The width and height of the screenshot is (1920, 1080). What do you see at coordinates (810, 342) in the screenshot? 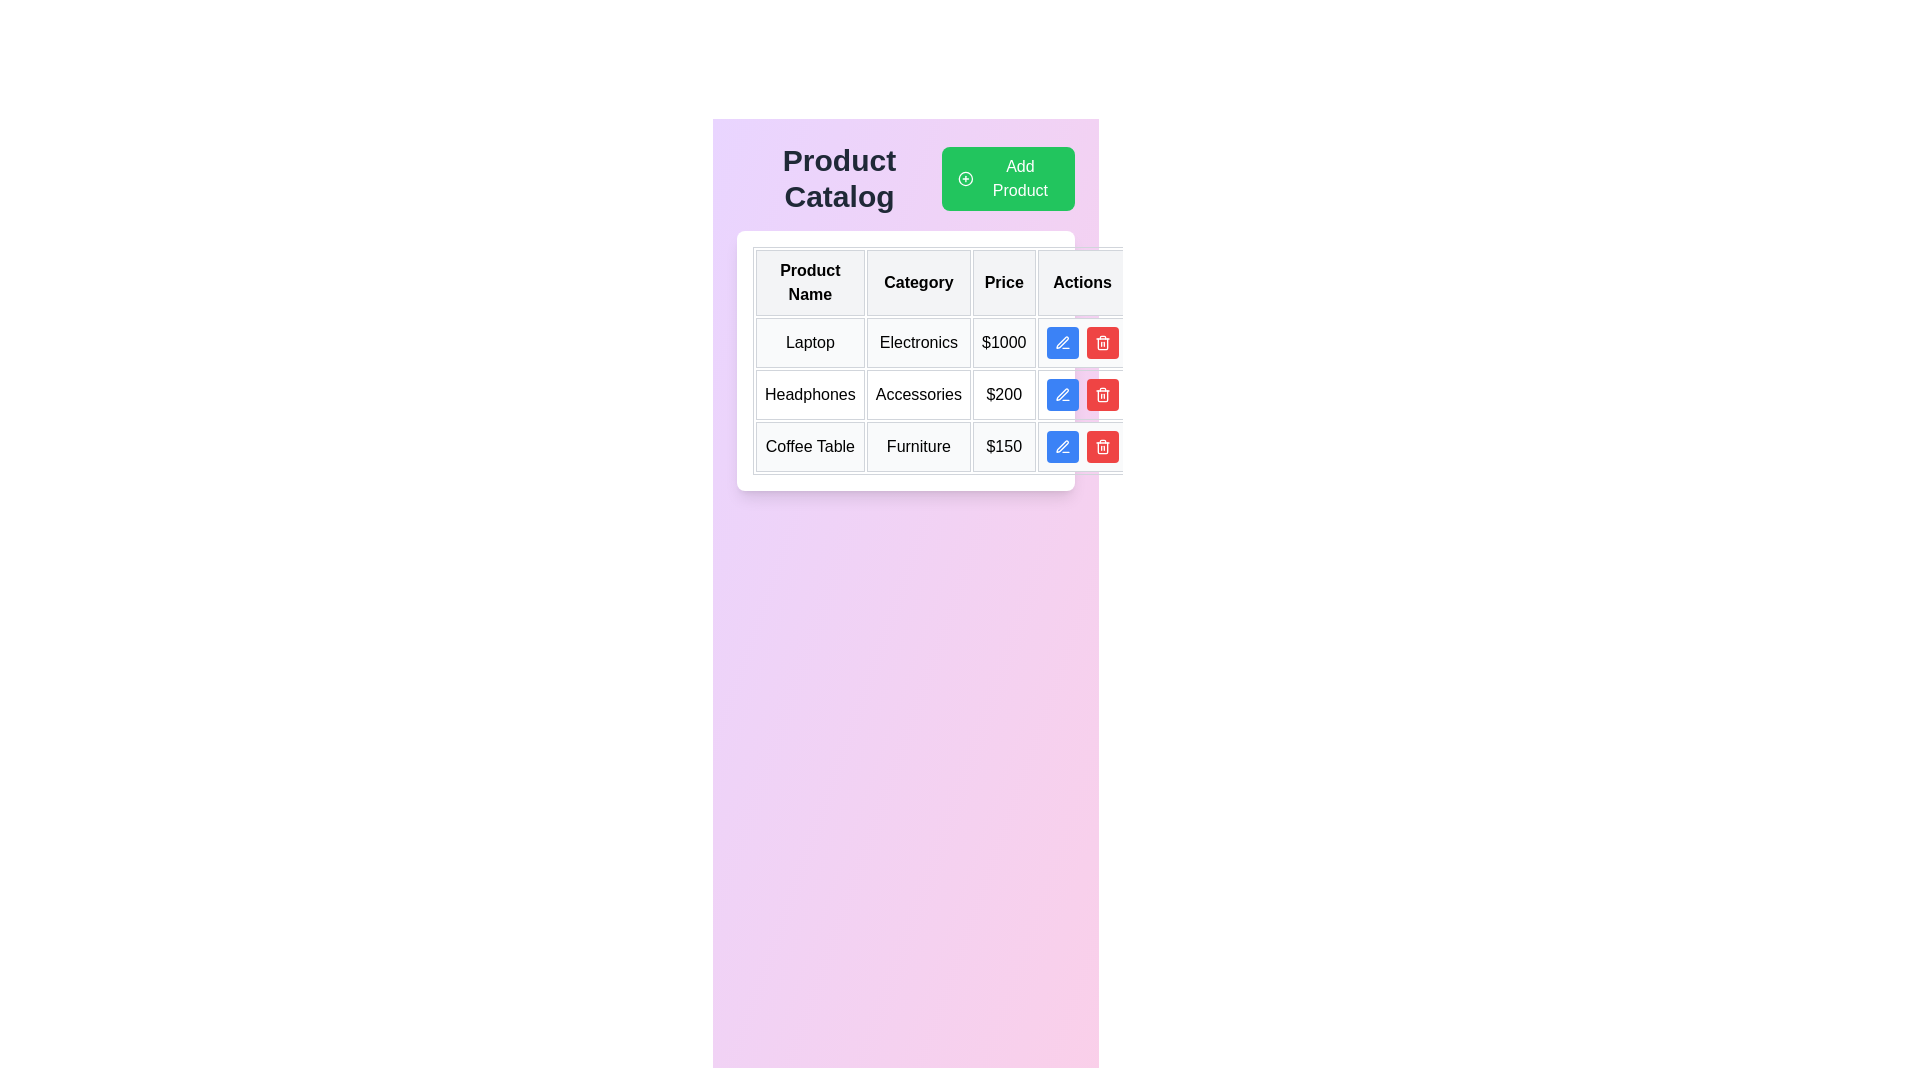
I see `the Text label displaying the product name 'Laptop' in the first cell of the table under the header 'Product Name'` at bounding box center [810, 342].